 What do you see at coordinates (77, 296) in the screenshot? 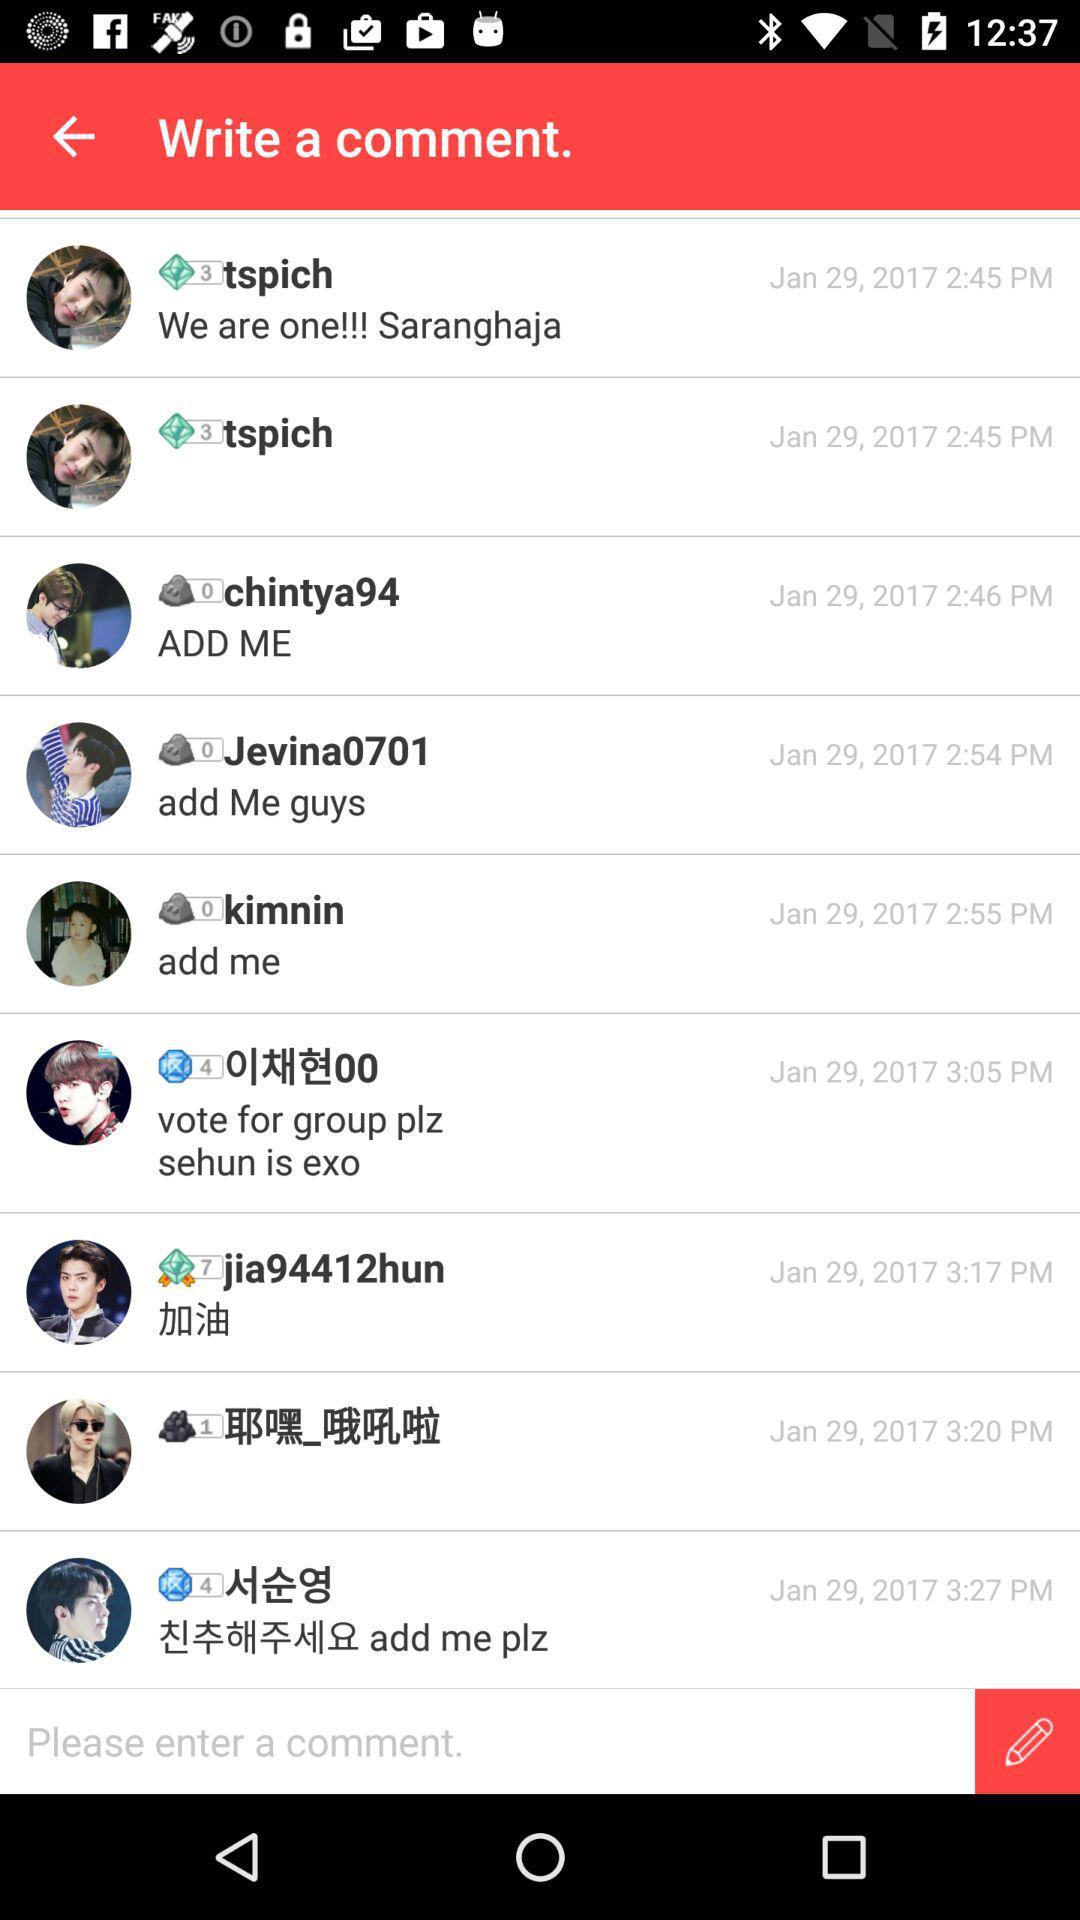
I see `commentators profile` at bounding box center [77, 296].